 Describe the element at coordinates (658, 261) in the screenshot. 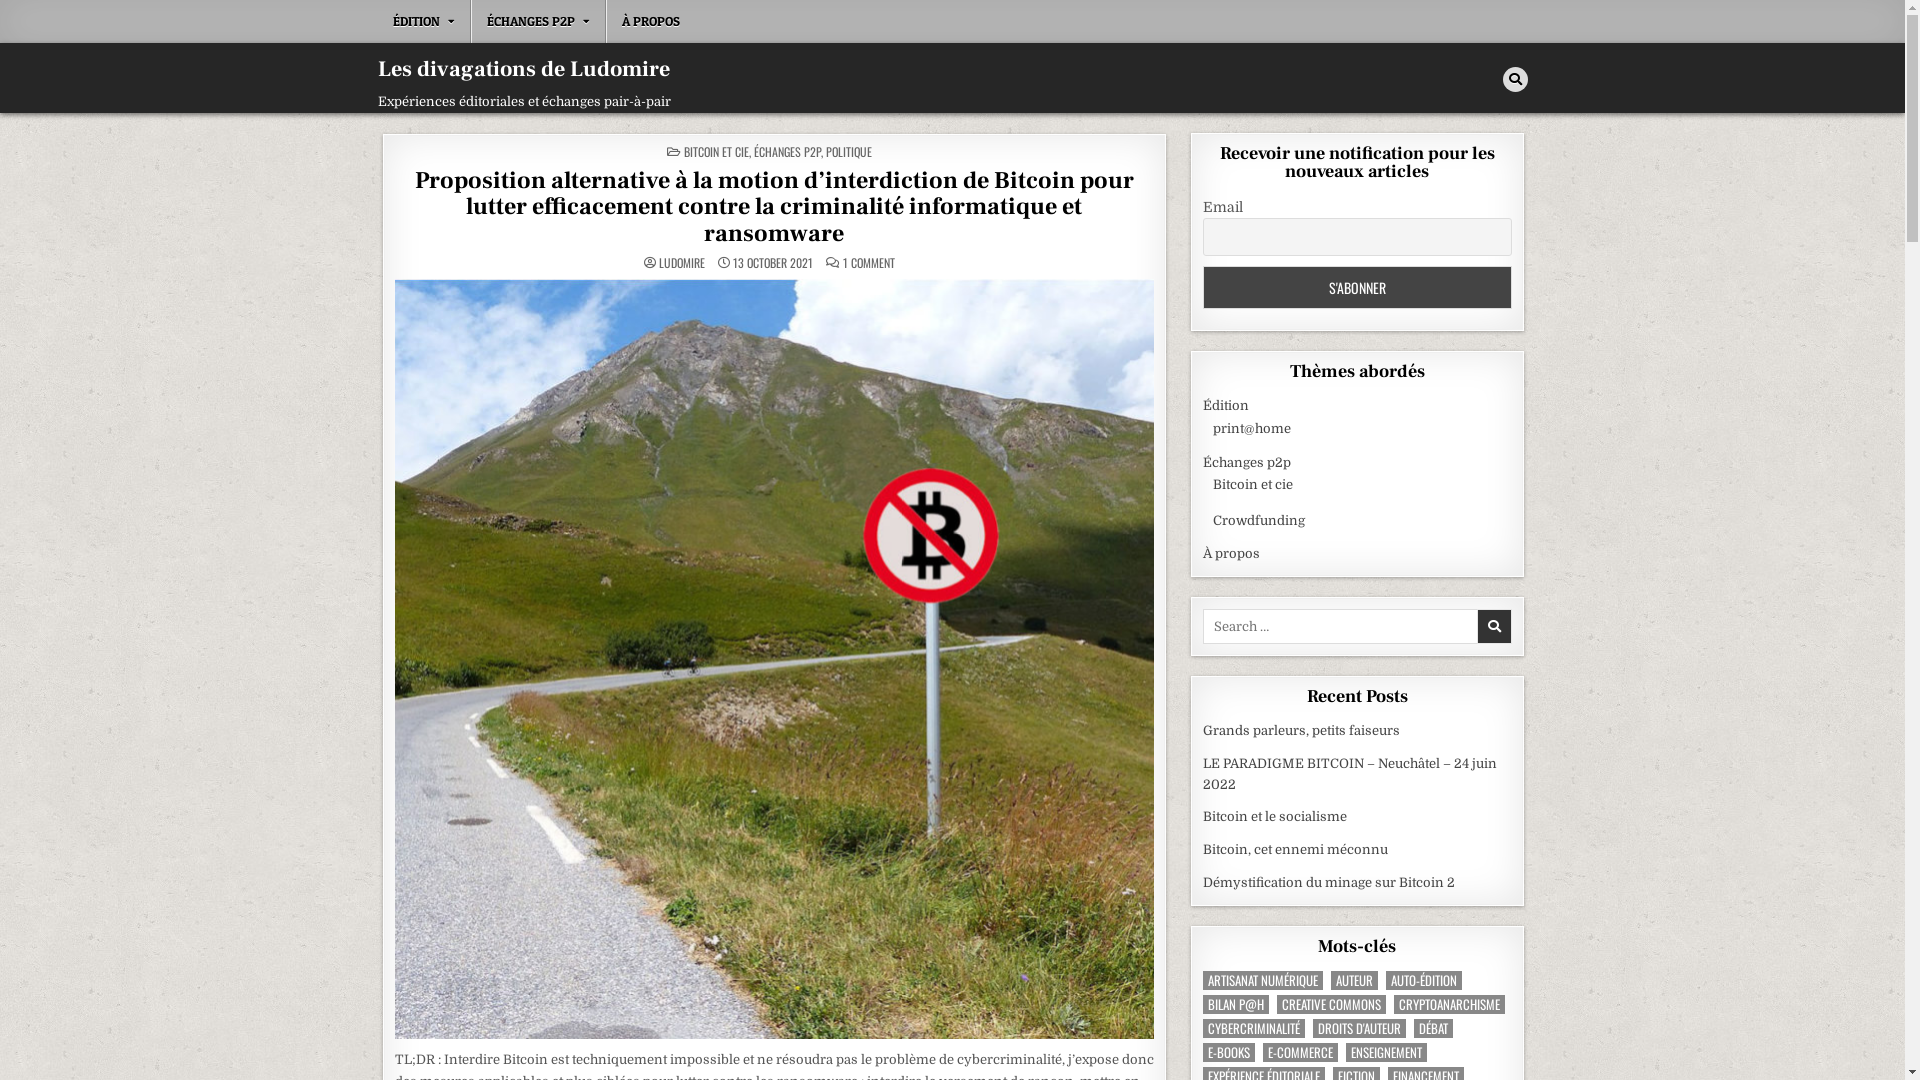

I see `'LUDOMIRE'` at that location.